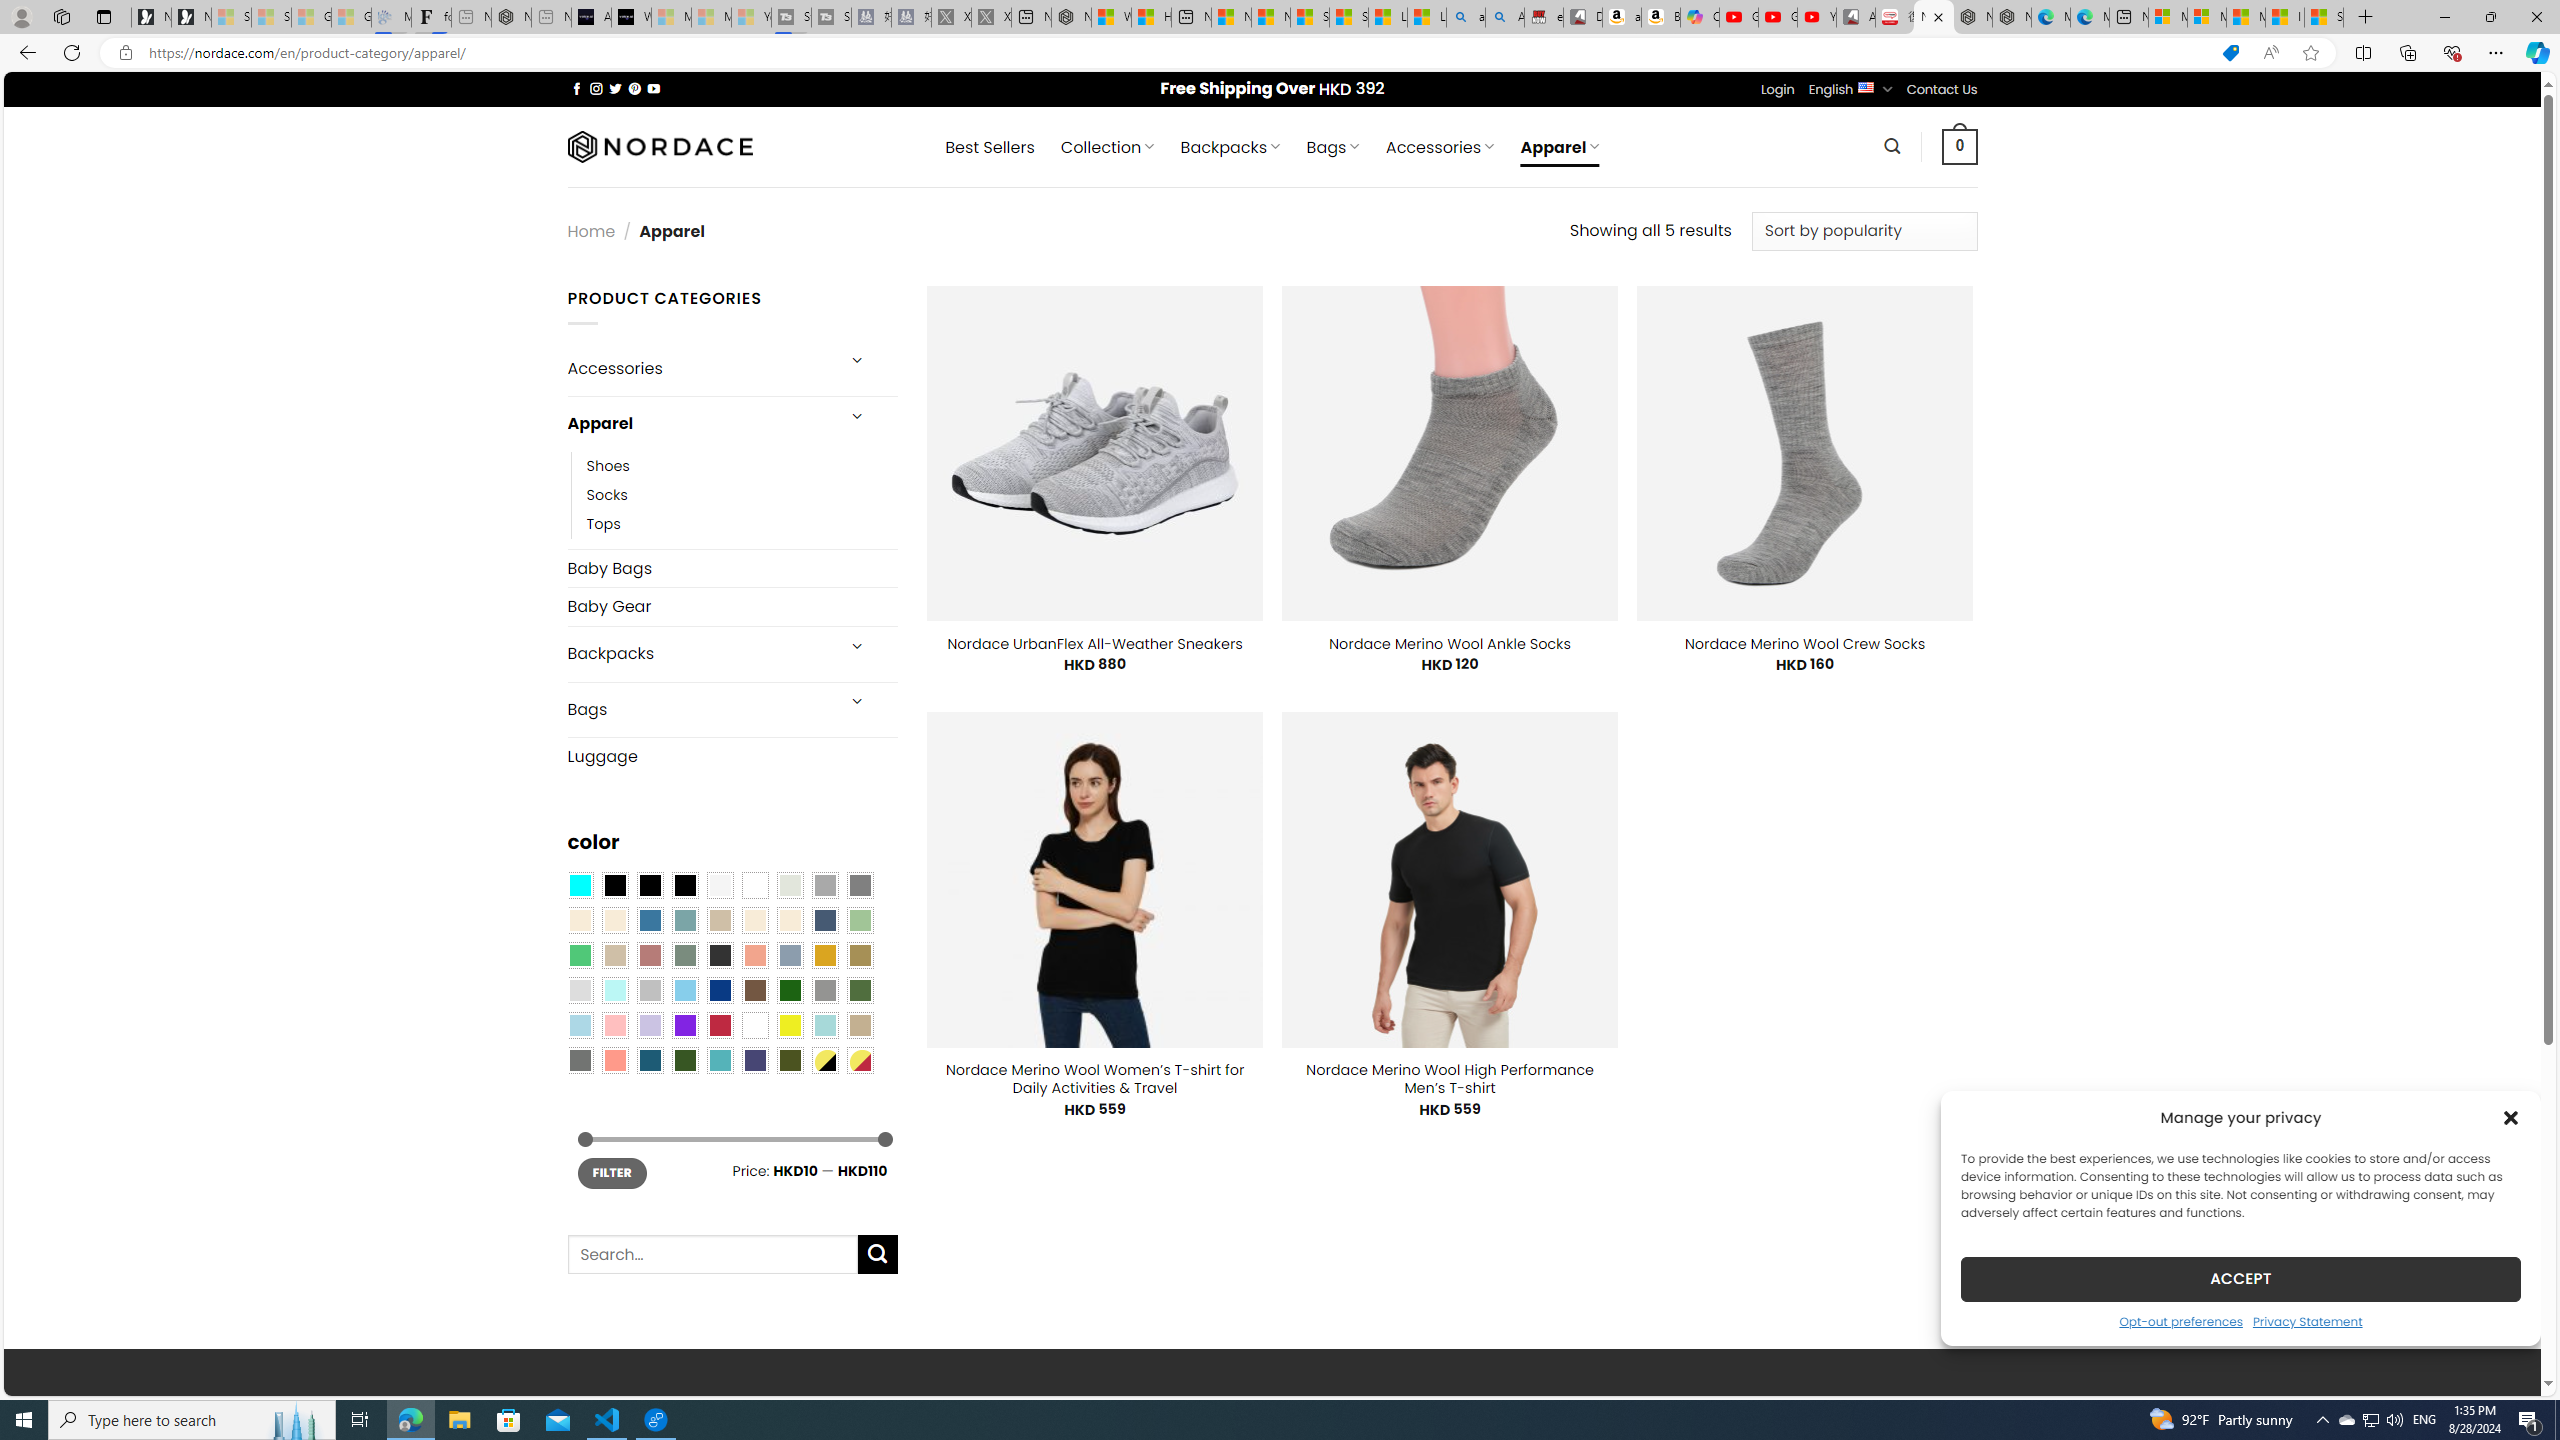  I want to click on 'Luggage', so click(731, 755).